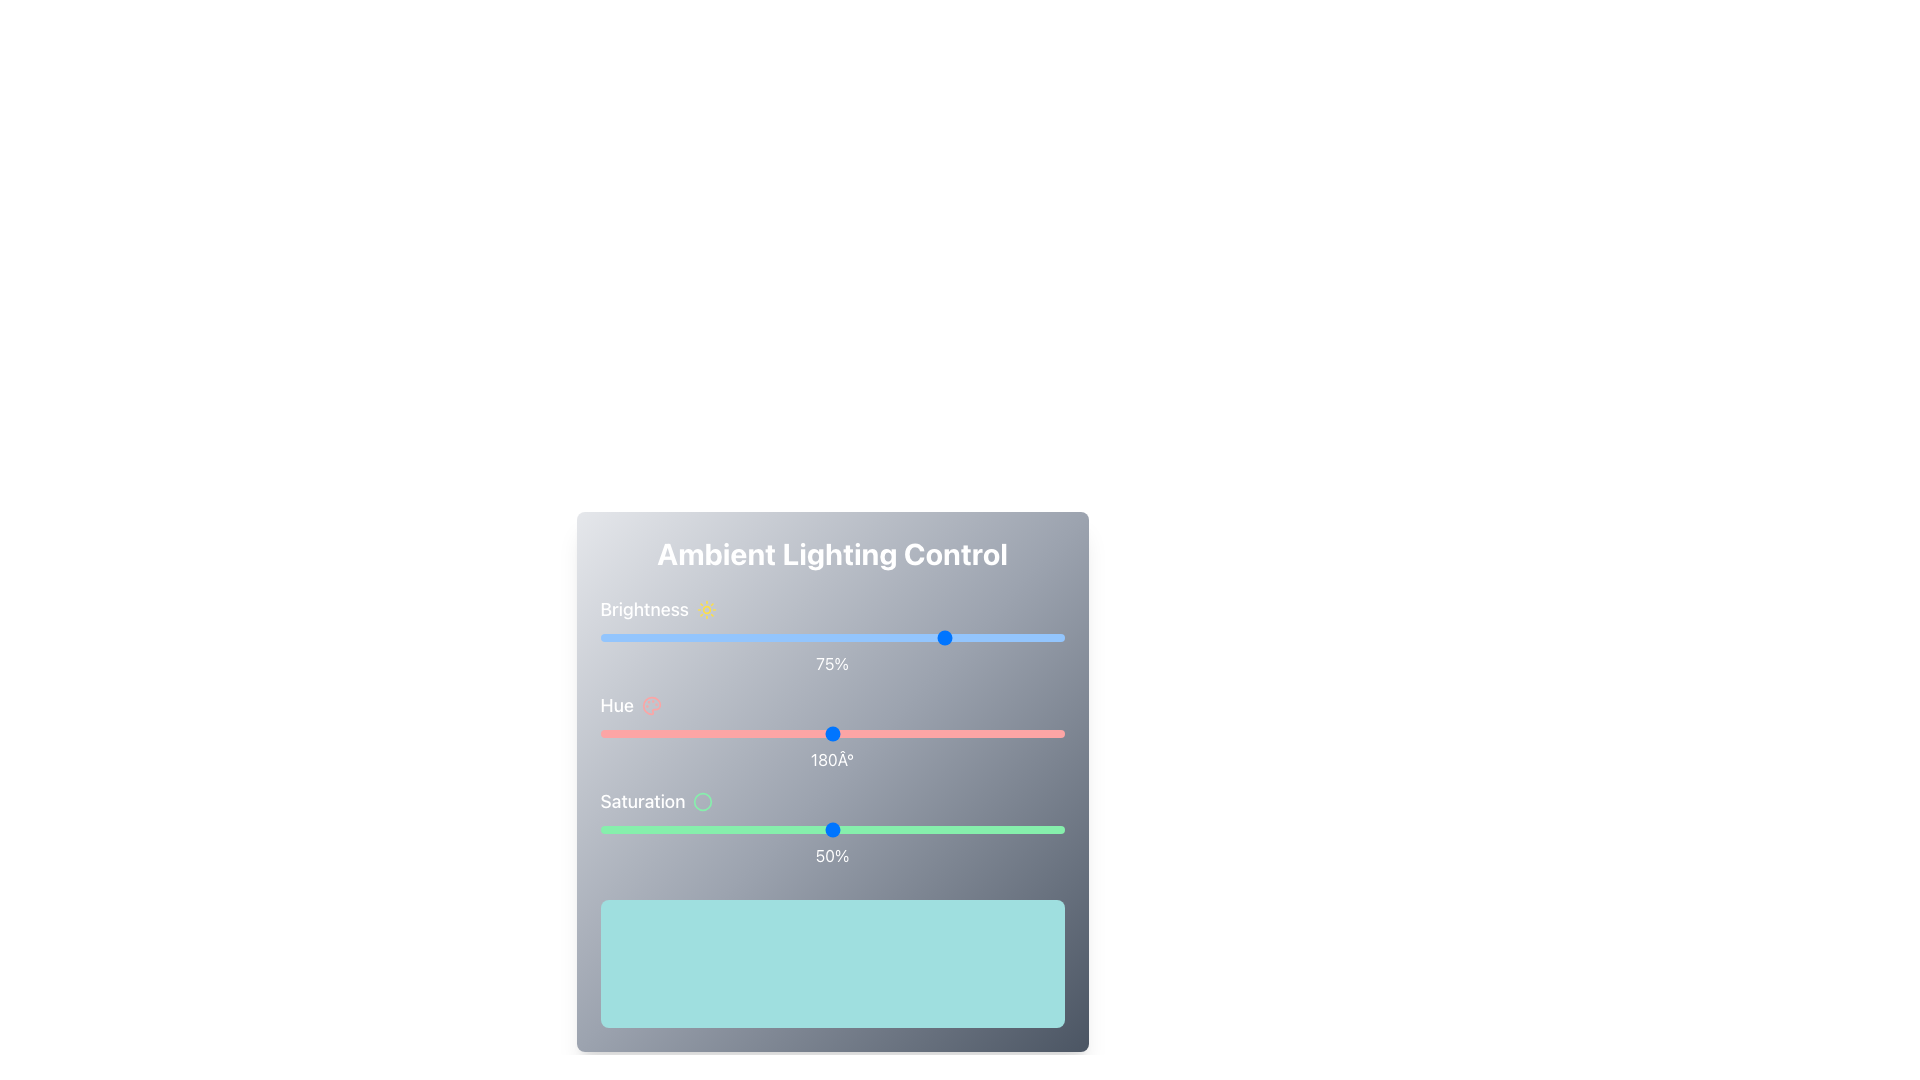  I want to click on saturation, so click(747, 829).